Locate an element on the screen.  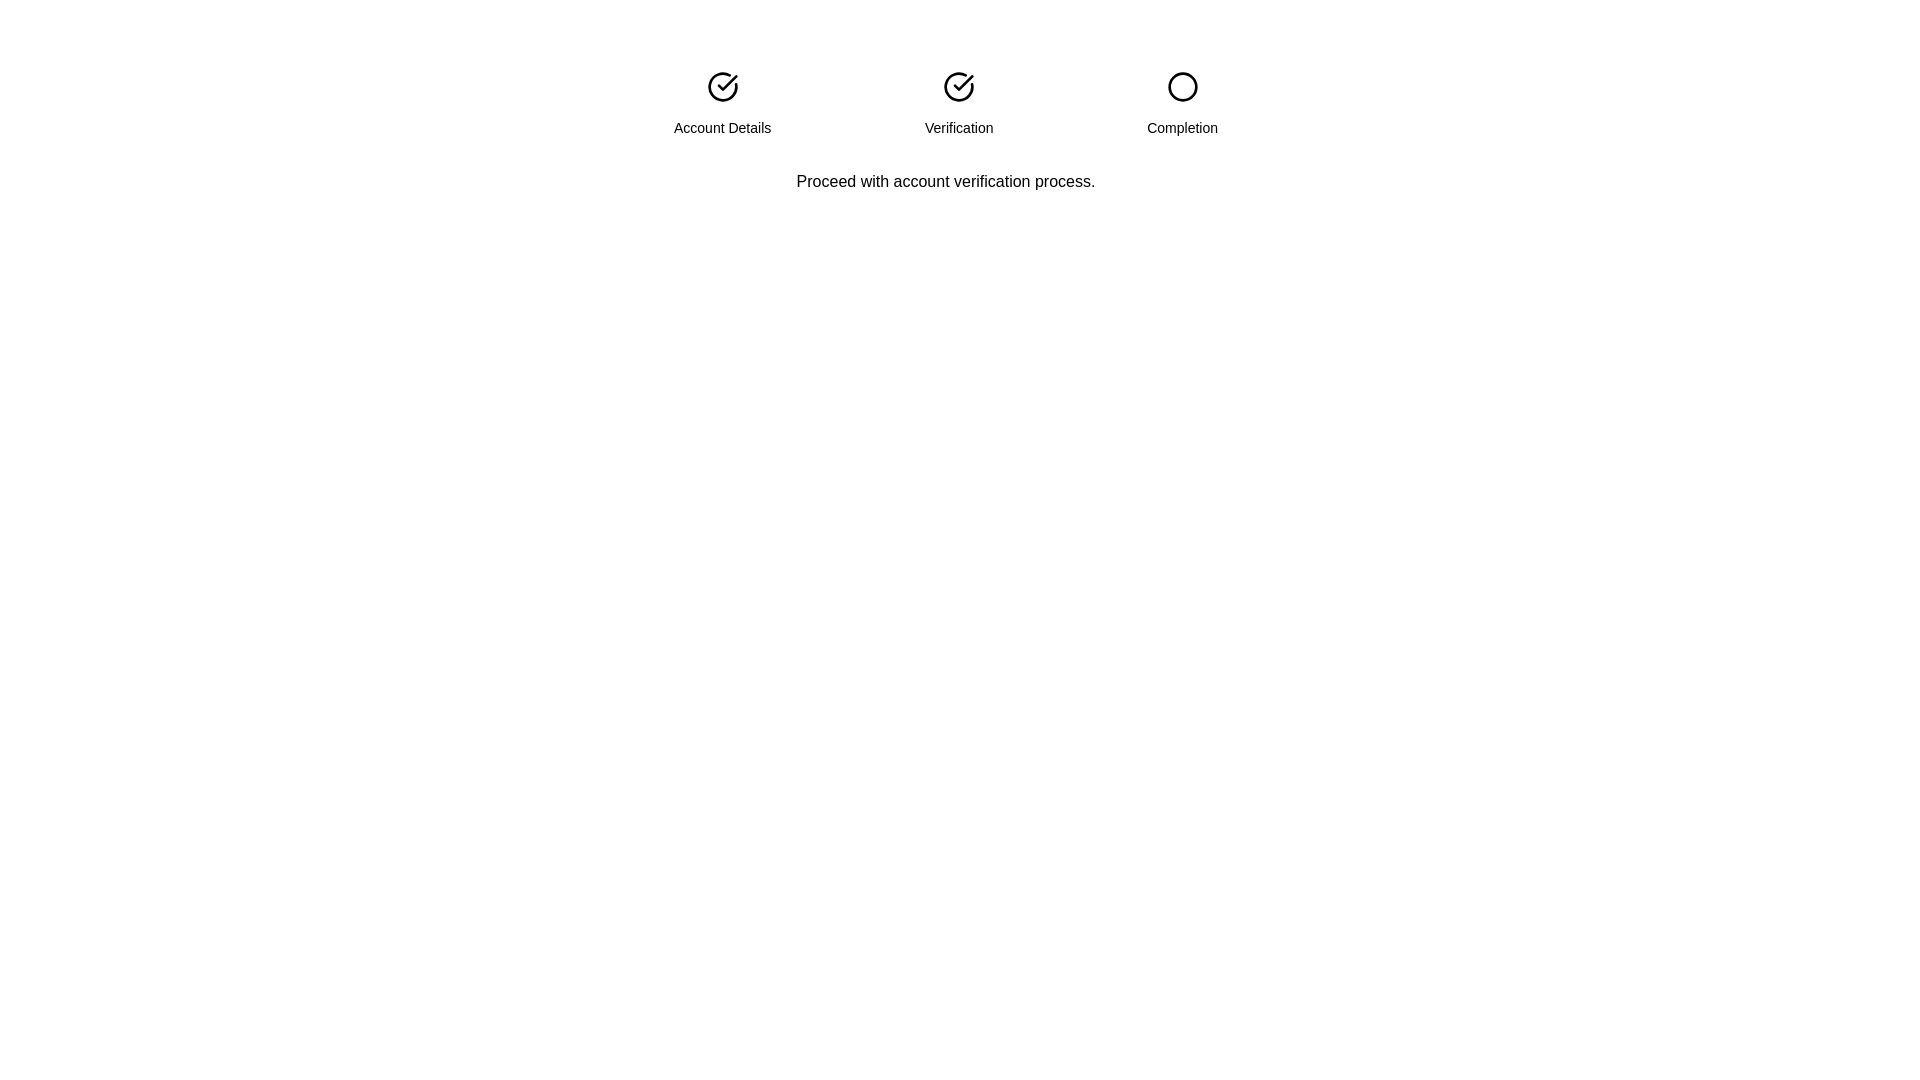
the current progress status in the Progress Indicator Component that visually represents the stages of a multi-step process, specifically highlighting the Verification stage is located at coordinates (944, 104).